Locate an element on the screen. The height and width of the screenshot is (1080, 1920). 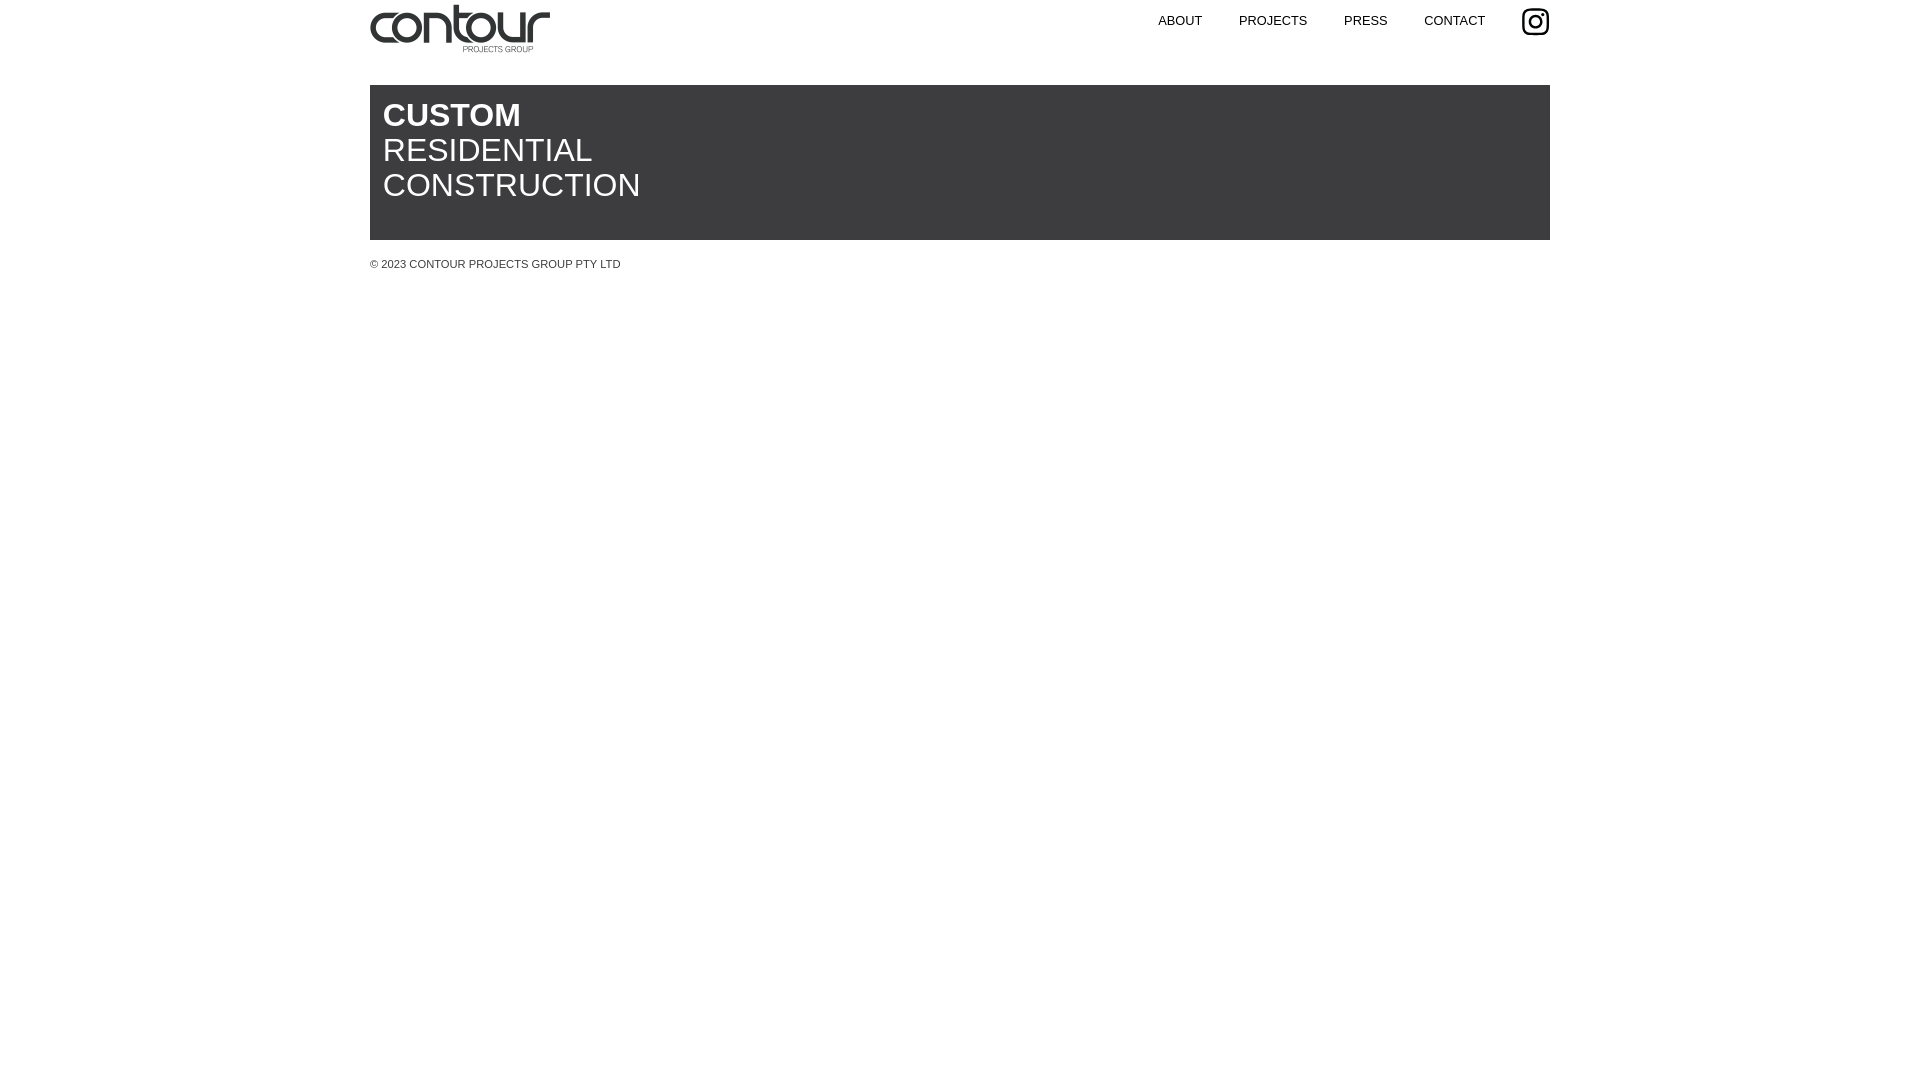
'CONTACT' is located at coordinates (1423, 20).